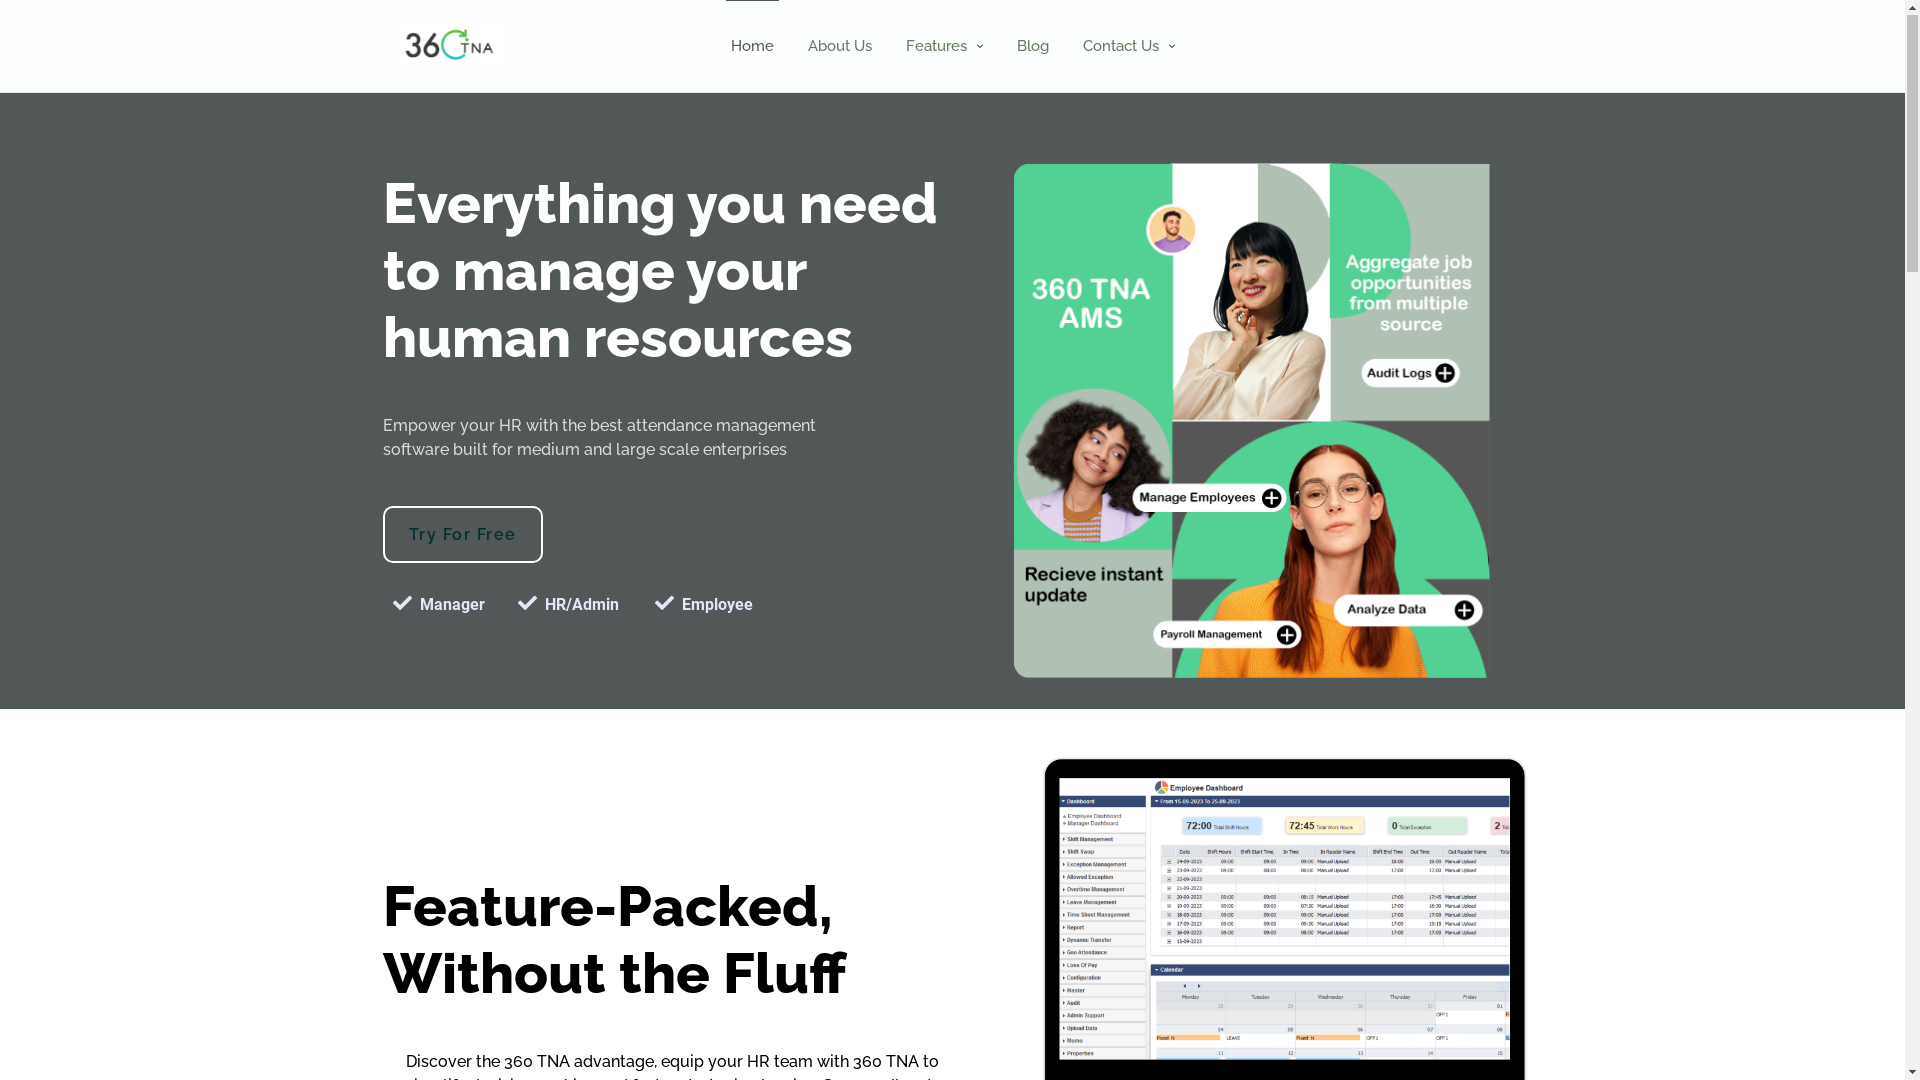 This screenshot has height=1080, width=1920. Describe the element at coordinates (460, 534) in the screenshot. I see `'Try For Free'` at that location.